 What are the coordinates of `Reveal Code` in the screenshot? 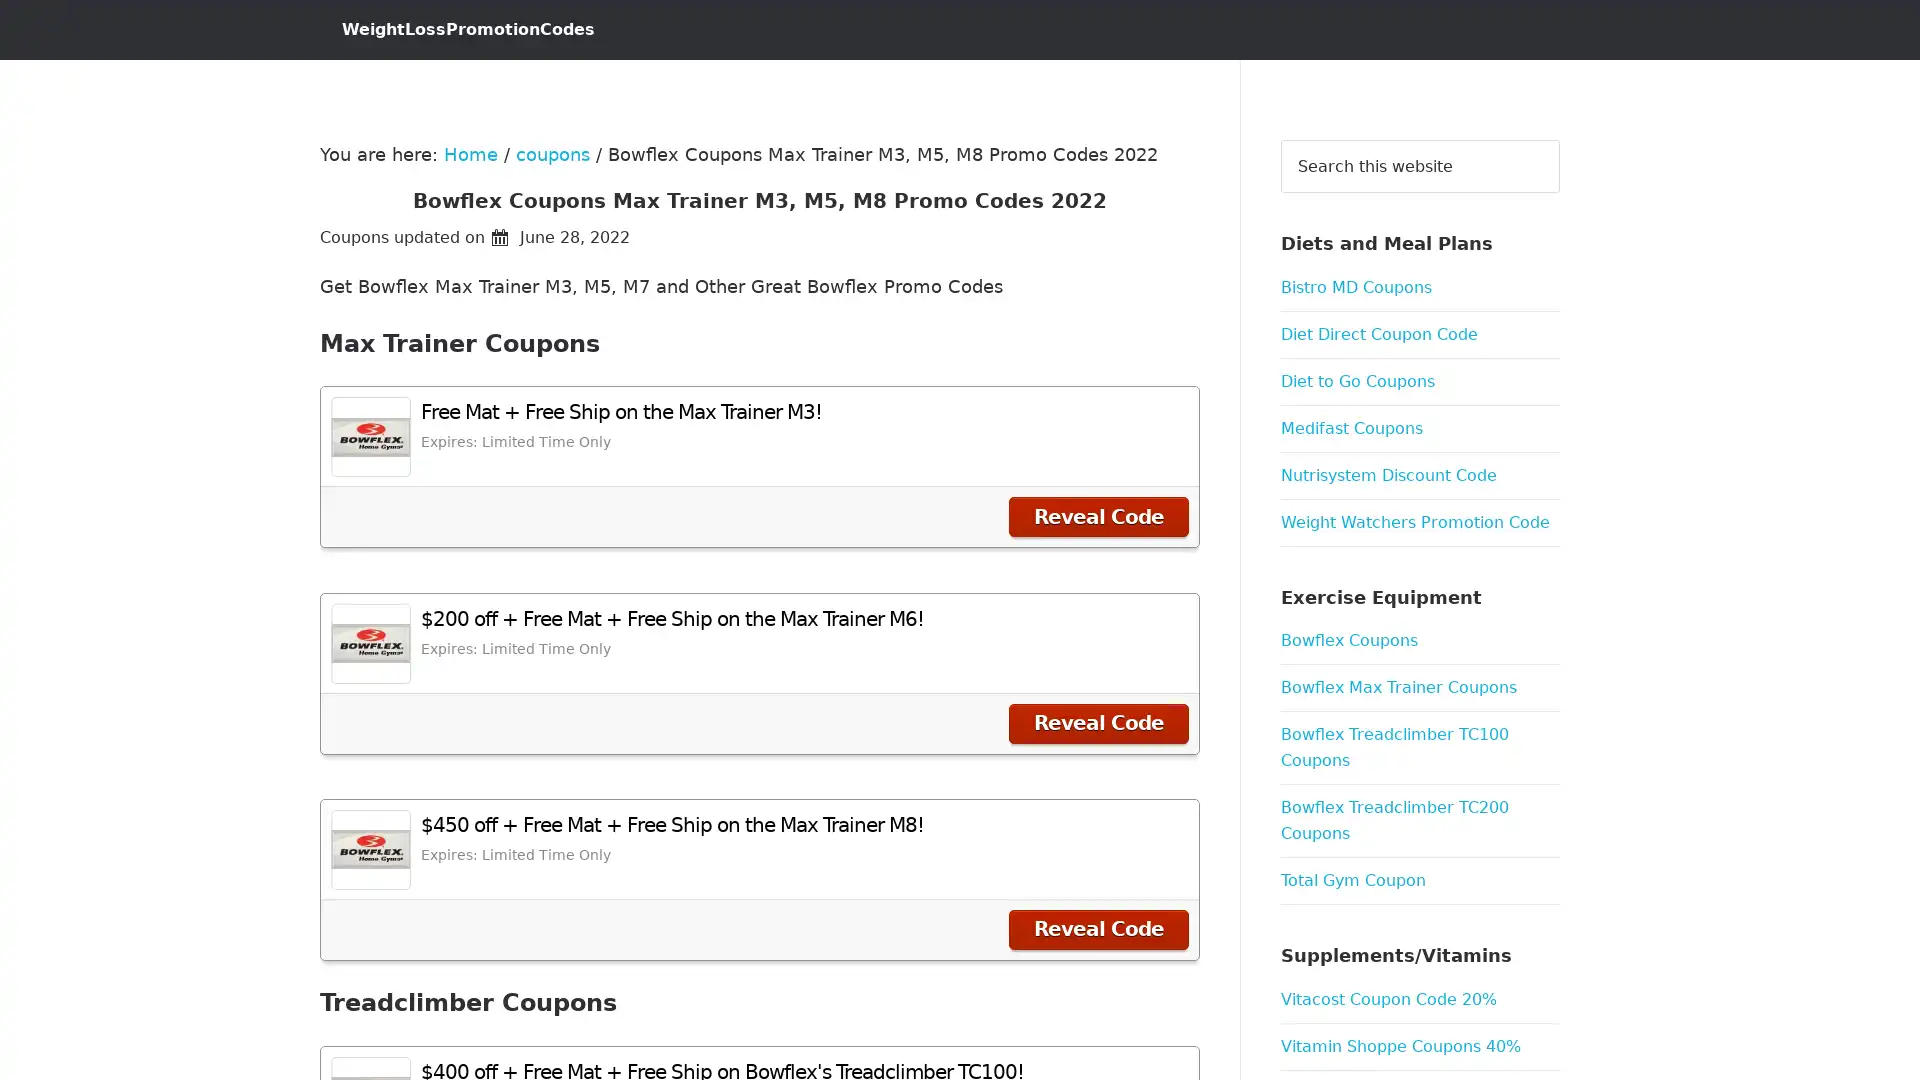 It's located at (1098, 929).